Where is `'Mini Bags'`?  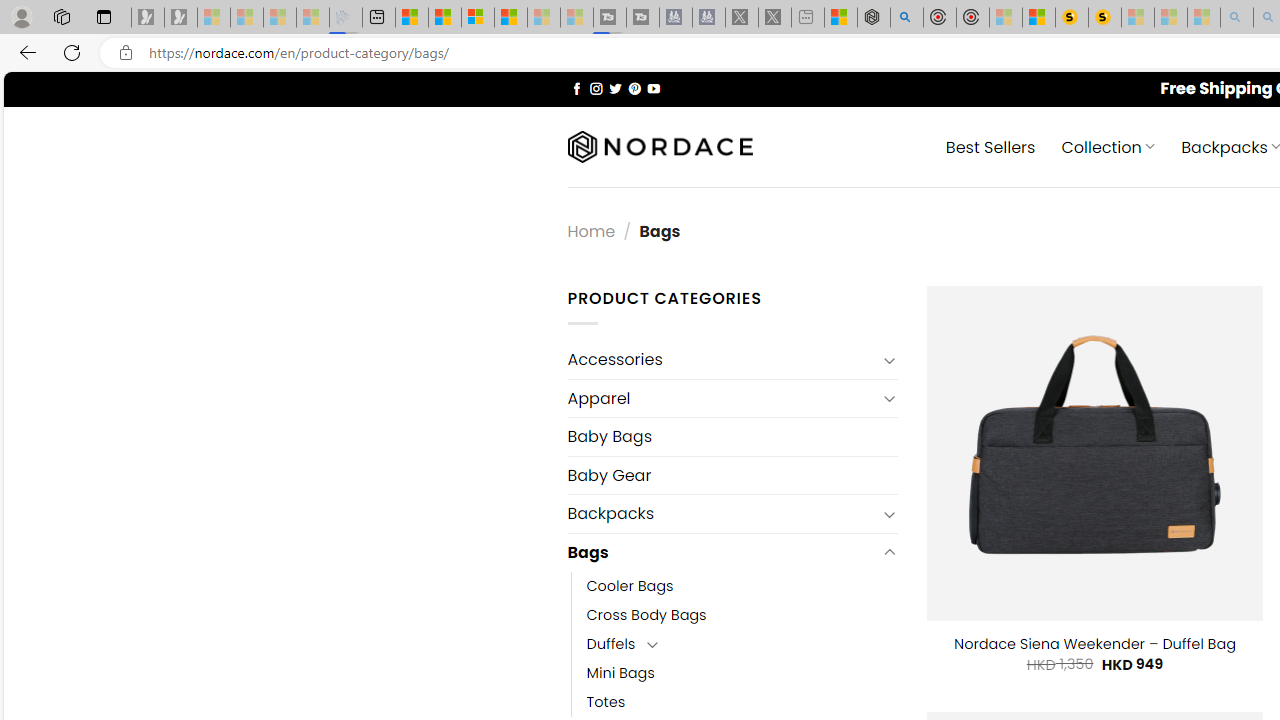 'Mini Bags' is located at coordinates (619, 673).